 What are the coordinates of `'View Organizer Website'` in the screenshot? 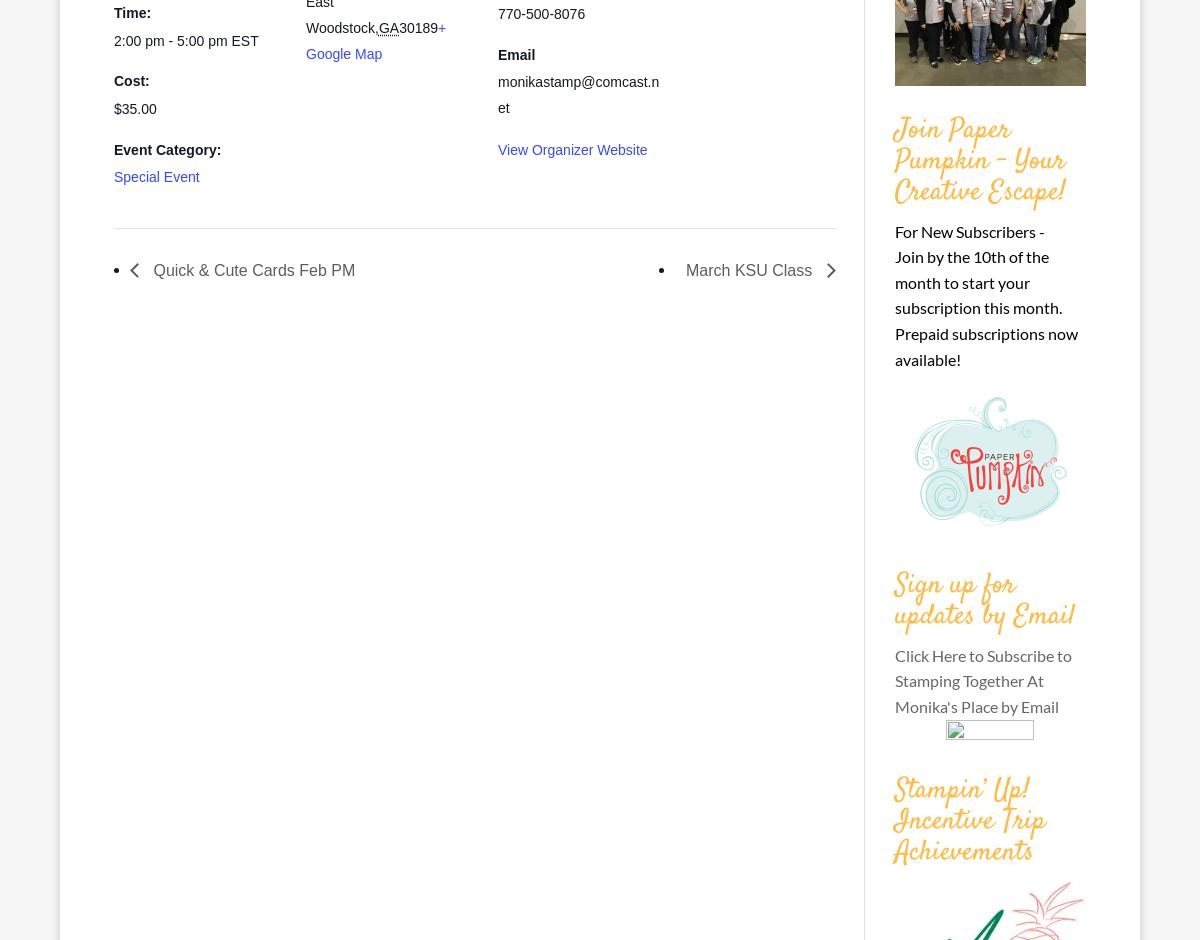 It's located at (497, 147).